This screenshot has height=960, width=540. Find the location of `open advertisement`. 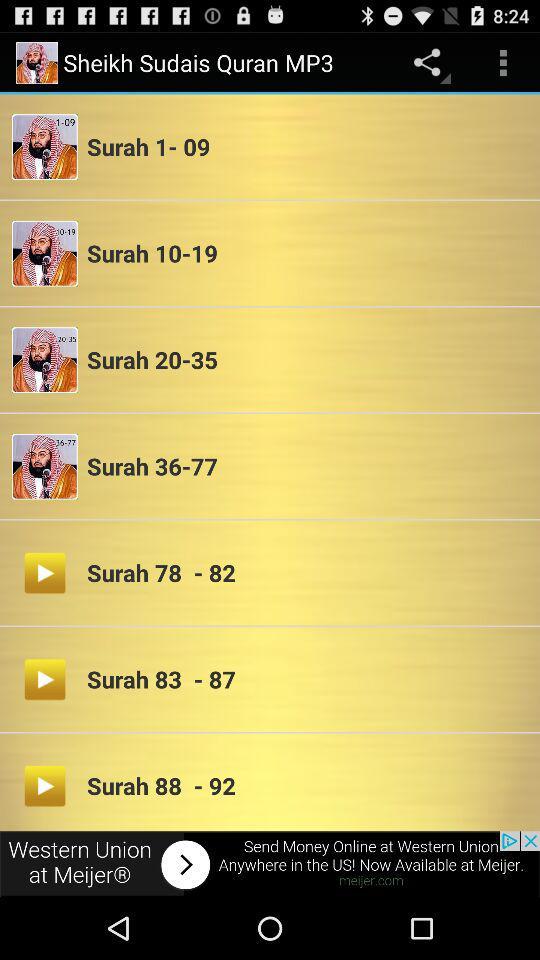

open advertisement is located at coordinates (270, 863).